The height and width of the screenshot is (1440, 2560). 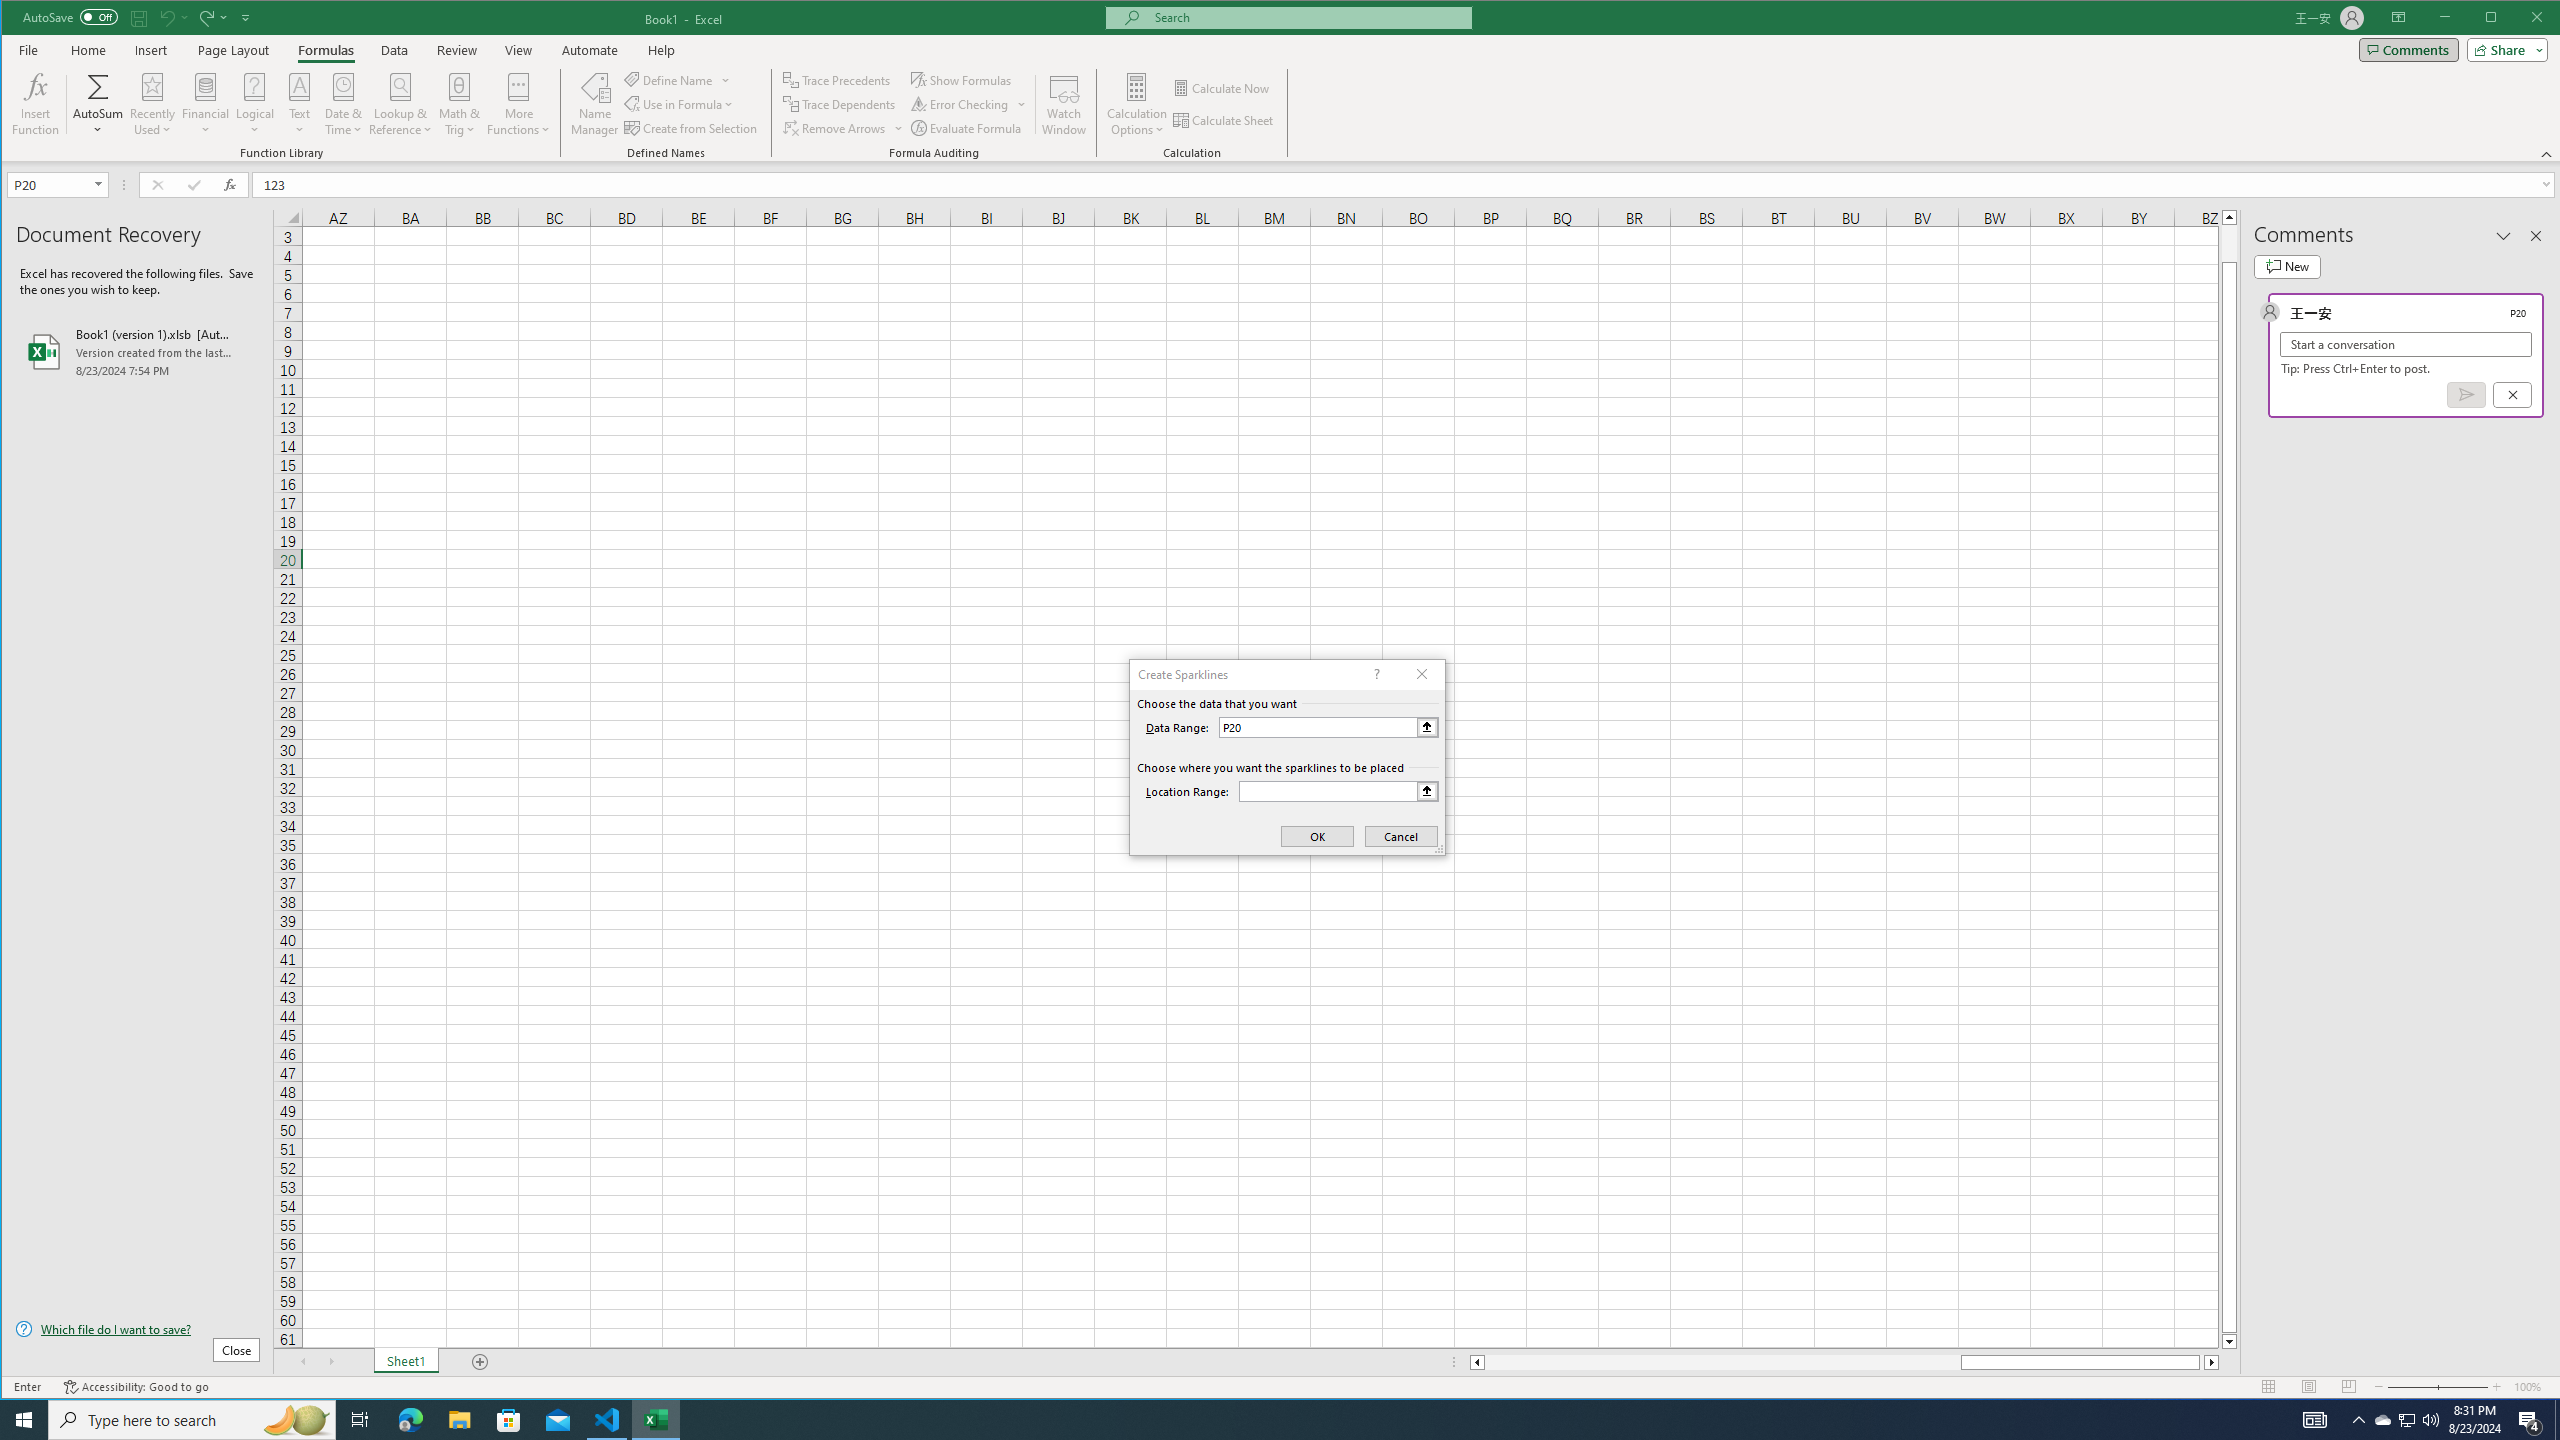 What do you see at coordinates (399, 103) in the screenshot?
I see `'Lookup & Reference'` at bounding box center [399, 103].